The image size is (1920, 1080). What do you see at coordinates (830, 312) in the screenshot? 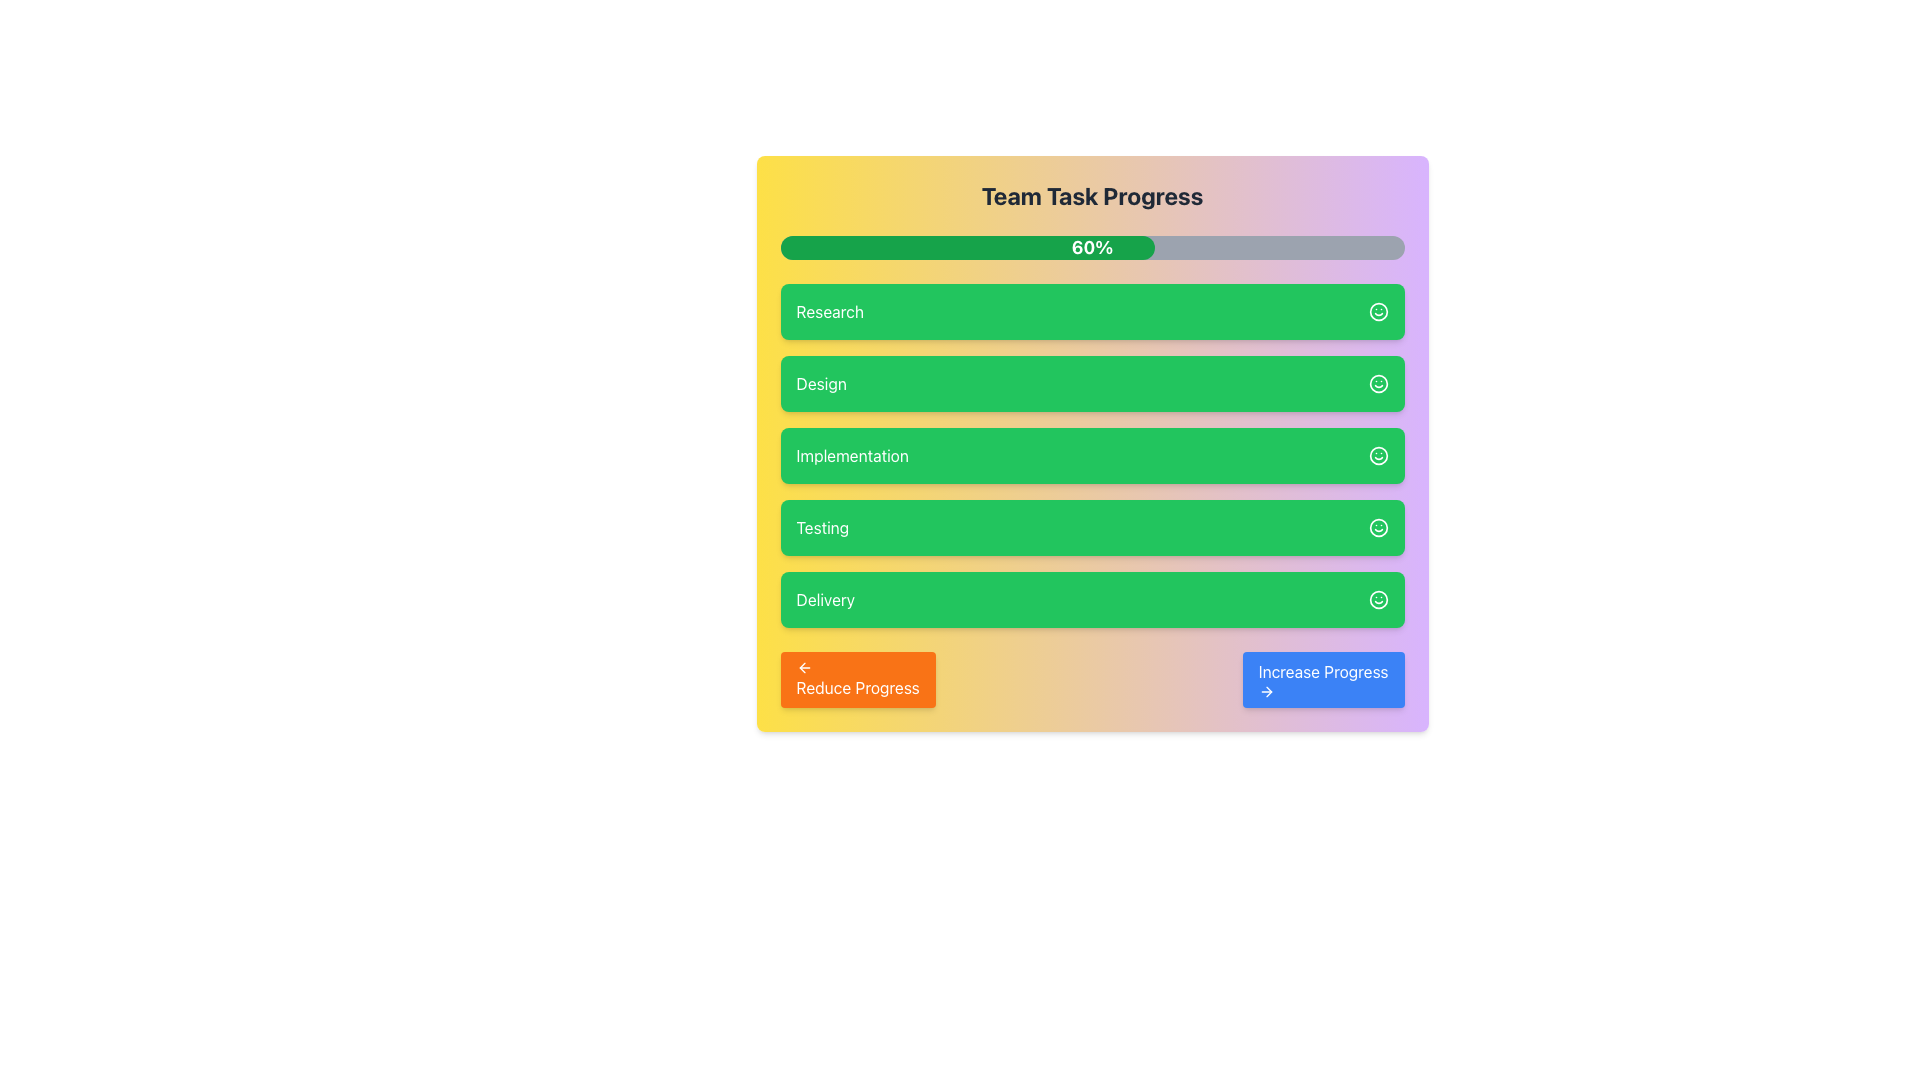
I see `displayed text 'Research' from the left-aligned text label within the first green block below the progress bar` at bounding box center [830, 312].